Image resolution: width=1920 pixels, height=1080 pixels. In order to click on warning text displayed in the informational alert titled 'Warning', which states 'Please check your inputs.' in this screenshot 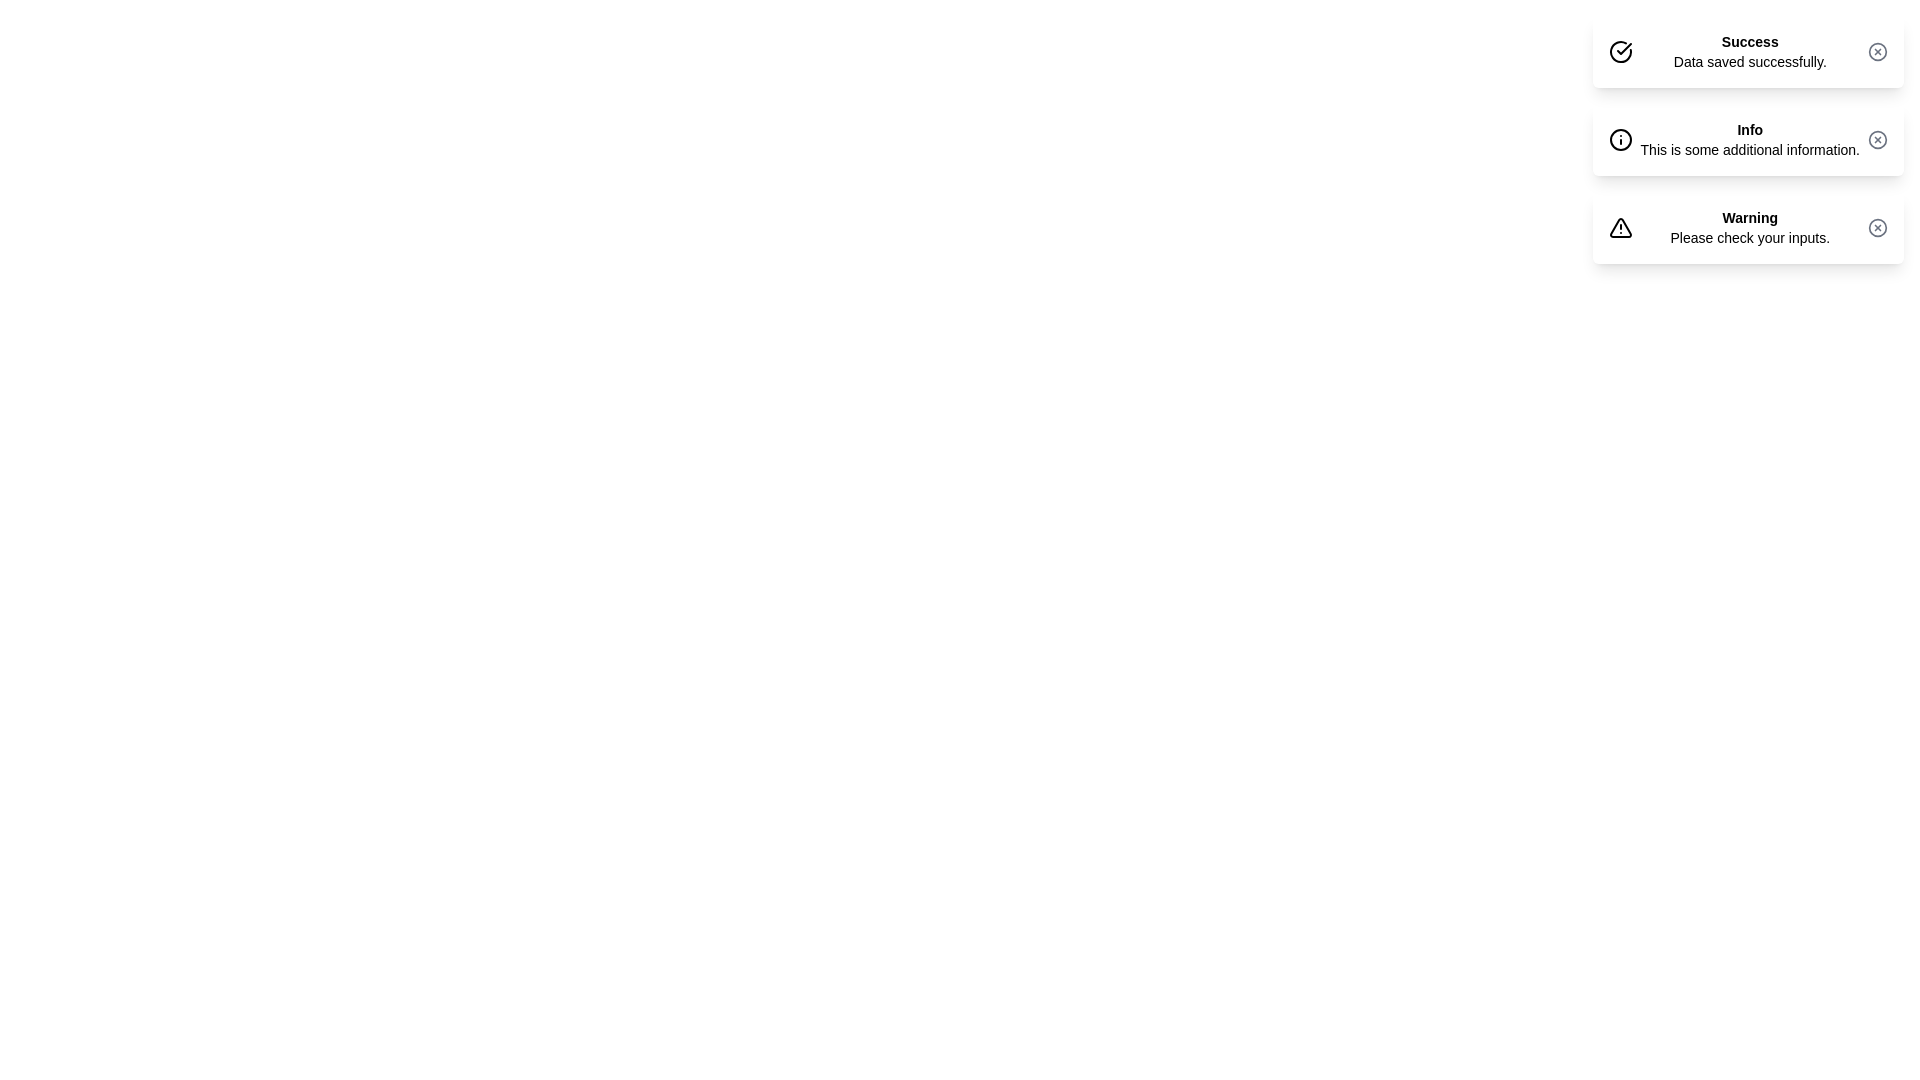, I will do `click(1749, 226)`.